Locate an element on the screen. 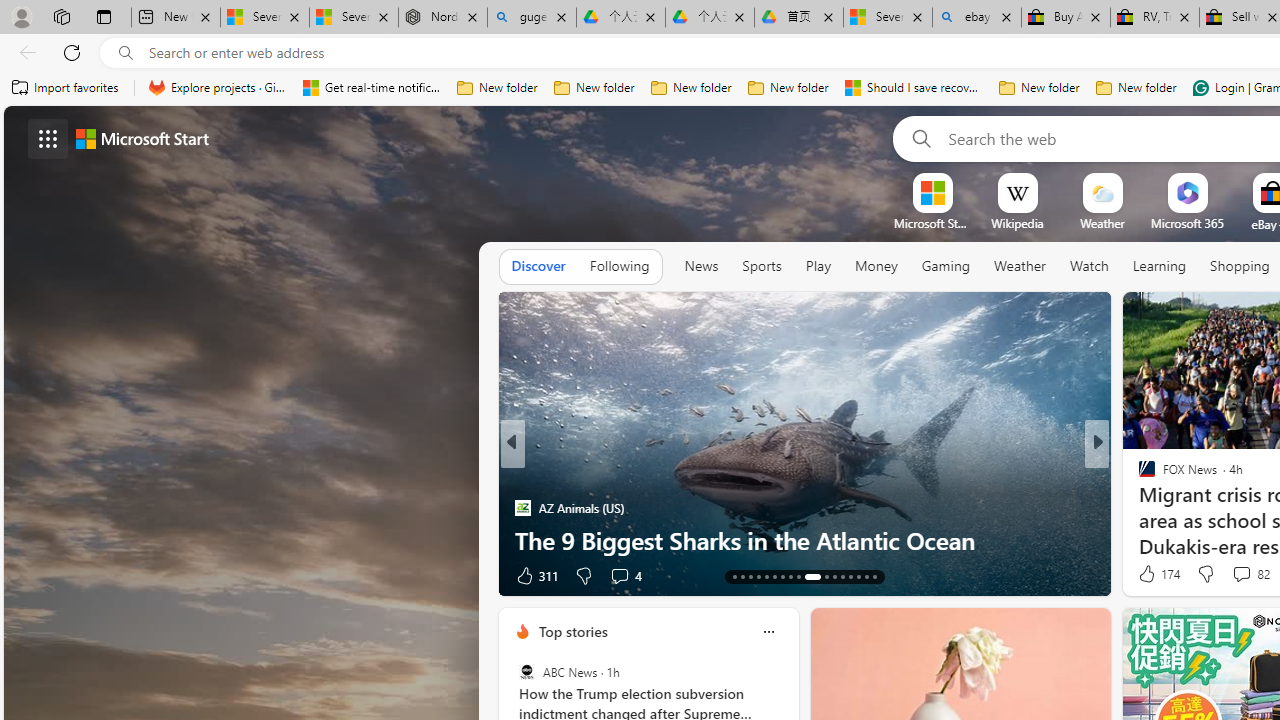 This screenshot has width=1280, height=720. 'AutomationID: tab-24' is located at coordinates (833, 577).